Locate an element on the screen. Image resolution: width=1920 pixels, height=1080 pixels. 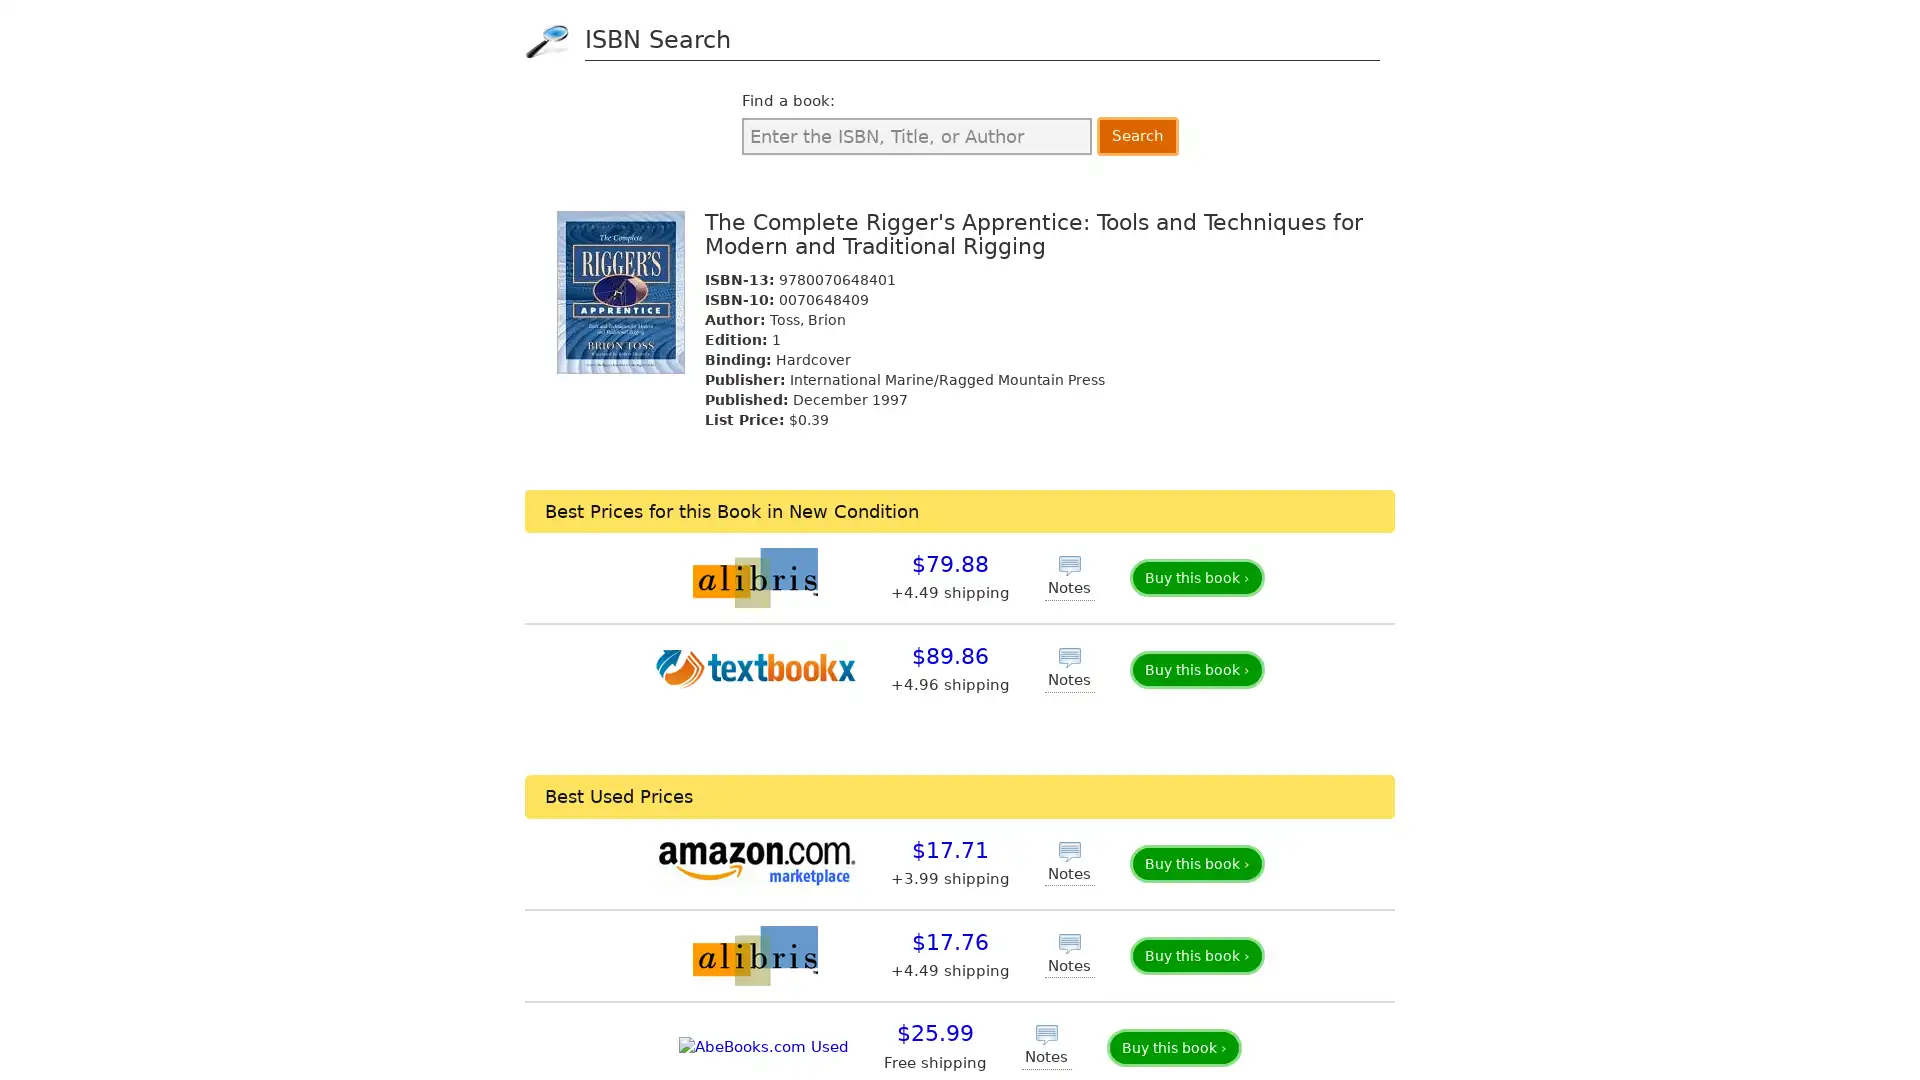
Search is located at coordinates (1137, 135).